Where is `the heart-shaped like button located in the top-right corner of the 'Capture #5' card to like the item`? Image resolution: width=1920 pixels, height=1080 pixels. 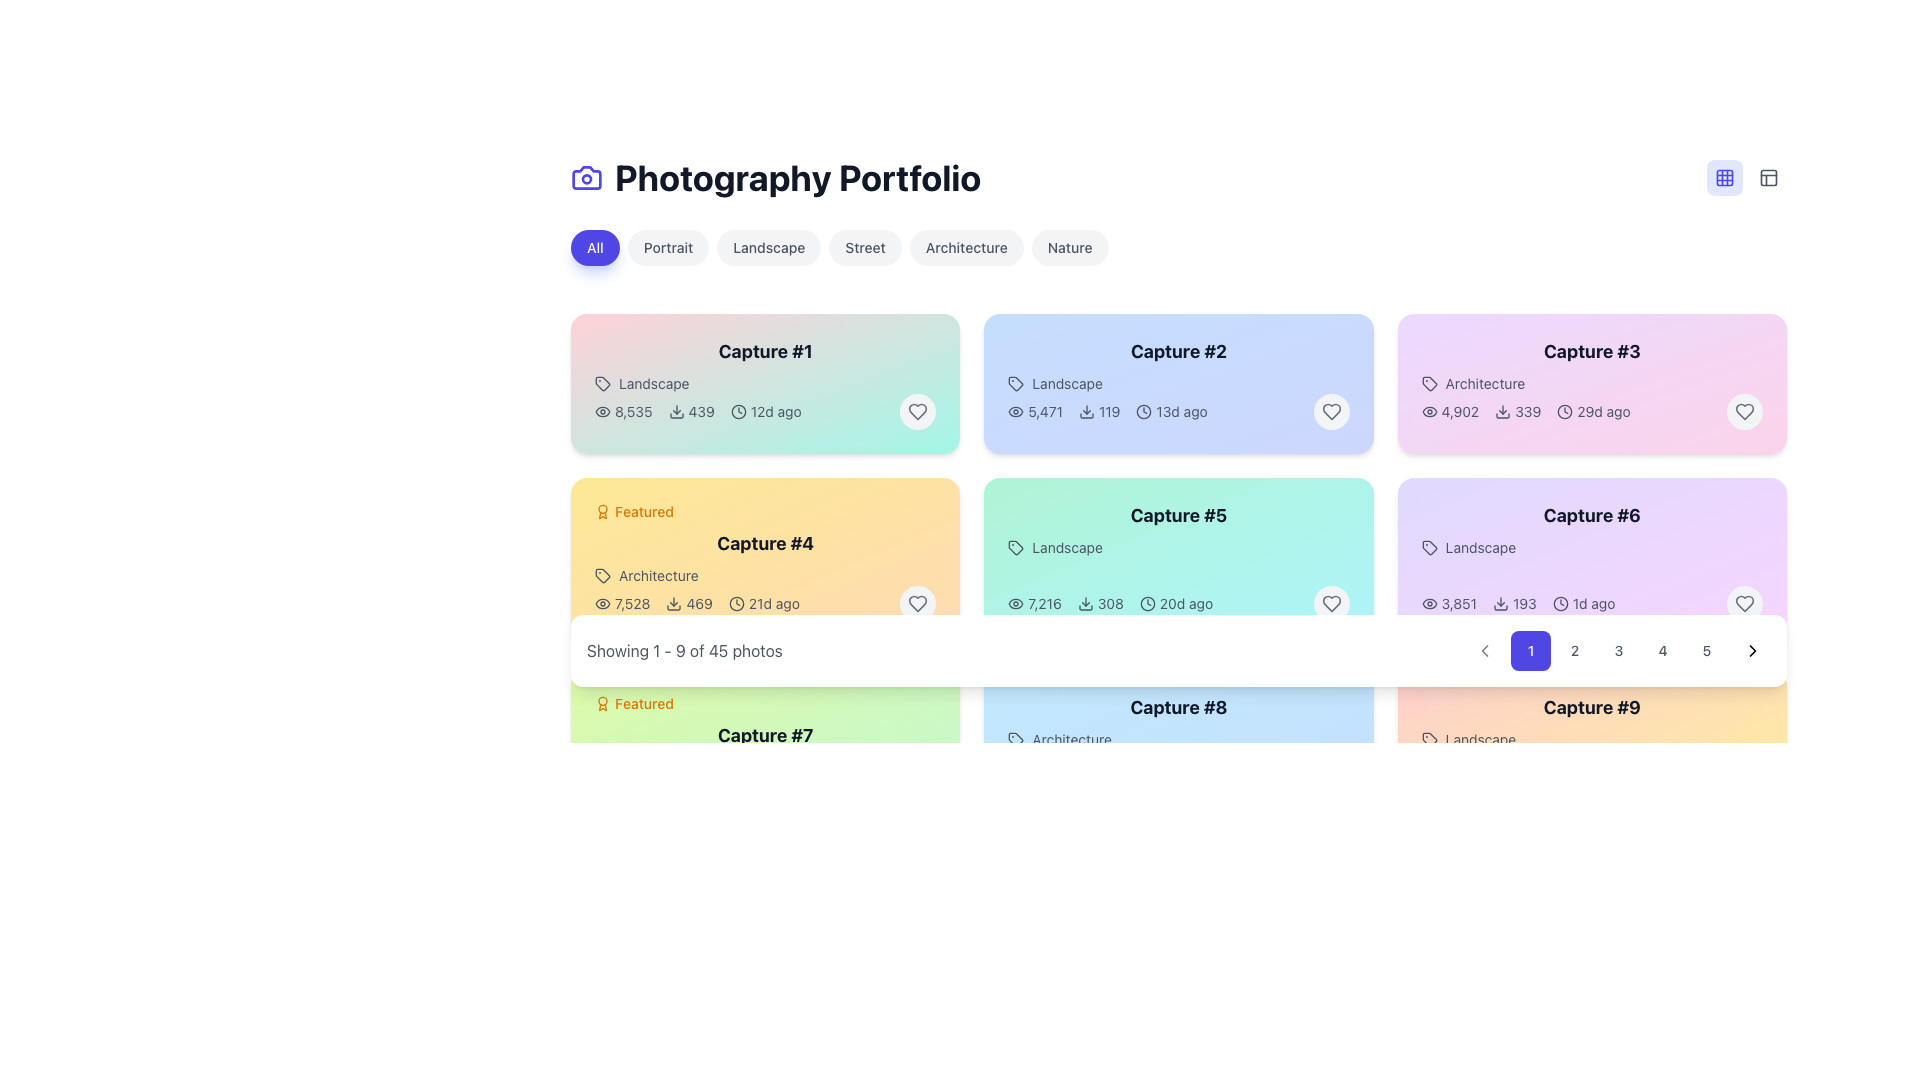 the heart-shaped like button located in the top-right corner of the 'Capture #5' card to like the item is located at coordinates (1331, 603).